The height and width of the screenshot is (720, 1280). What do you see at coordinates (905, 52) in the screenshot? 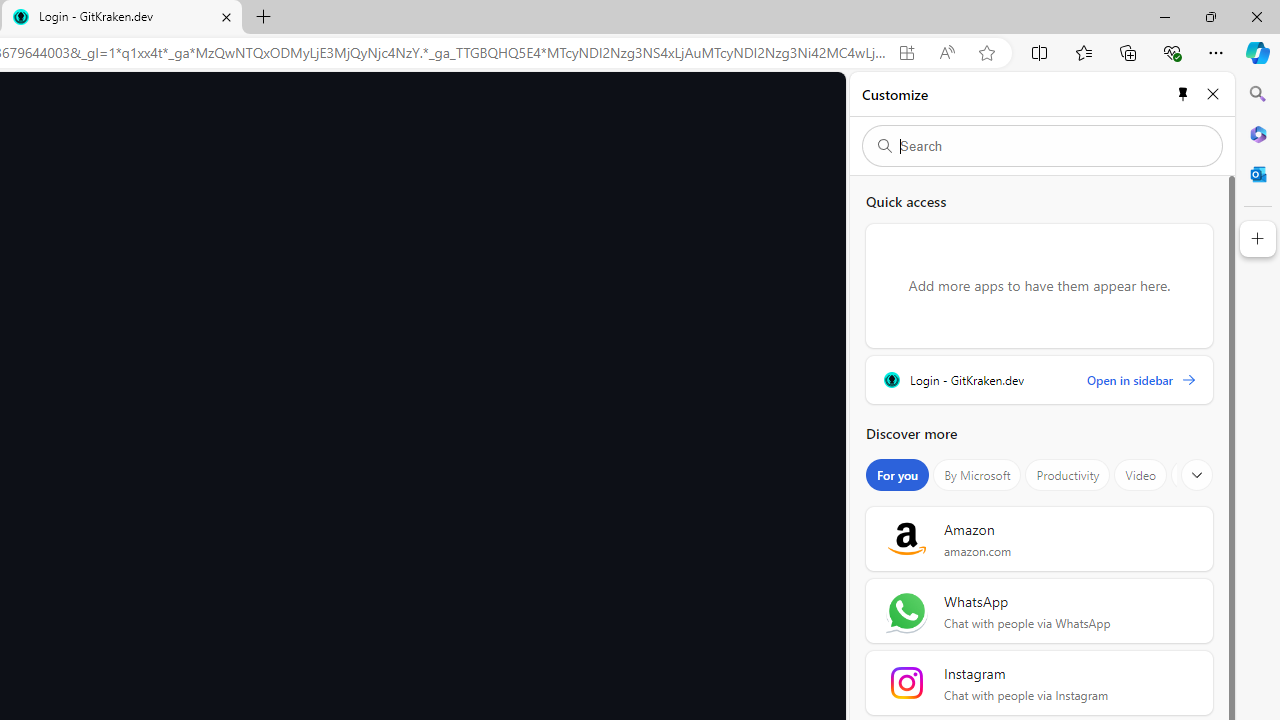
I see `'App available. Install GitKraken.dev'` at bounding box center [905, 52].